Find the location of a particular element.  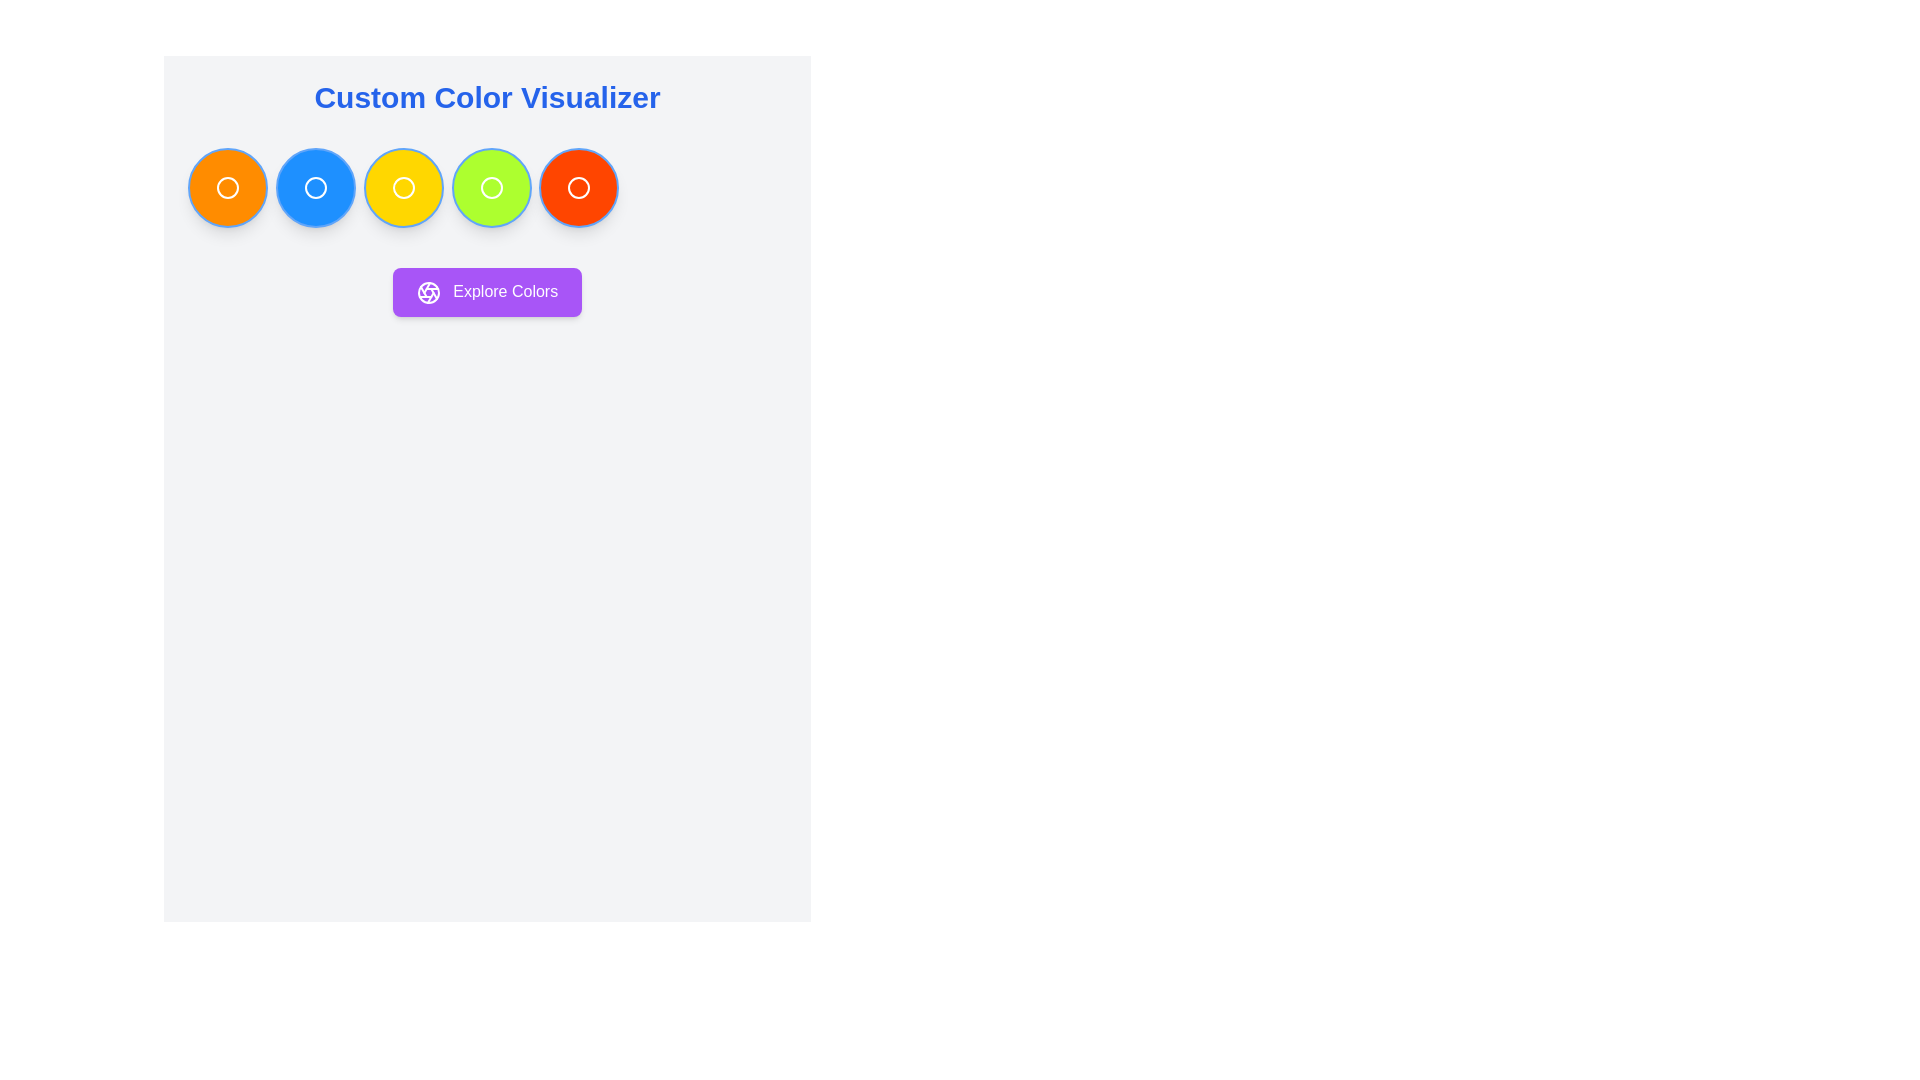

the fifth circular button with a bright green background, blue border, and a white dot in the center is located at coordinates (491, 188).